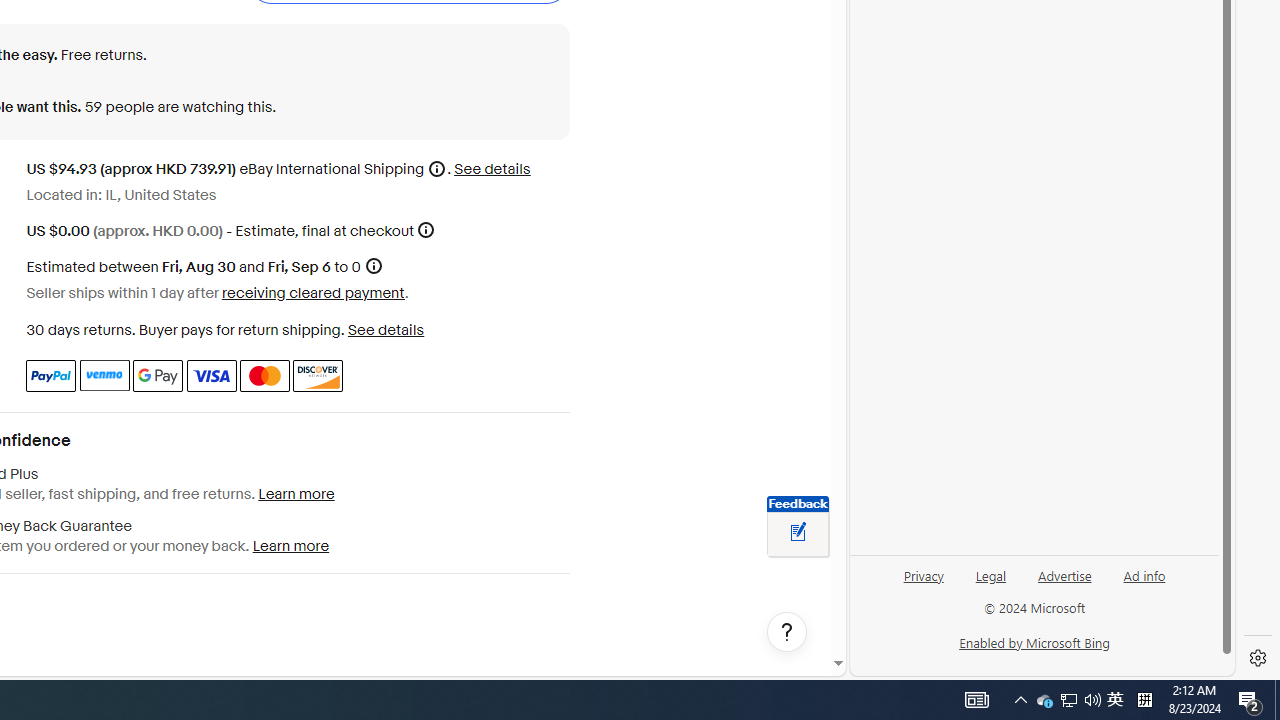  Describe the element at coordinates (263, 375) in the screenshot. I see `'Master Card'` at that location.